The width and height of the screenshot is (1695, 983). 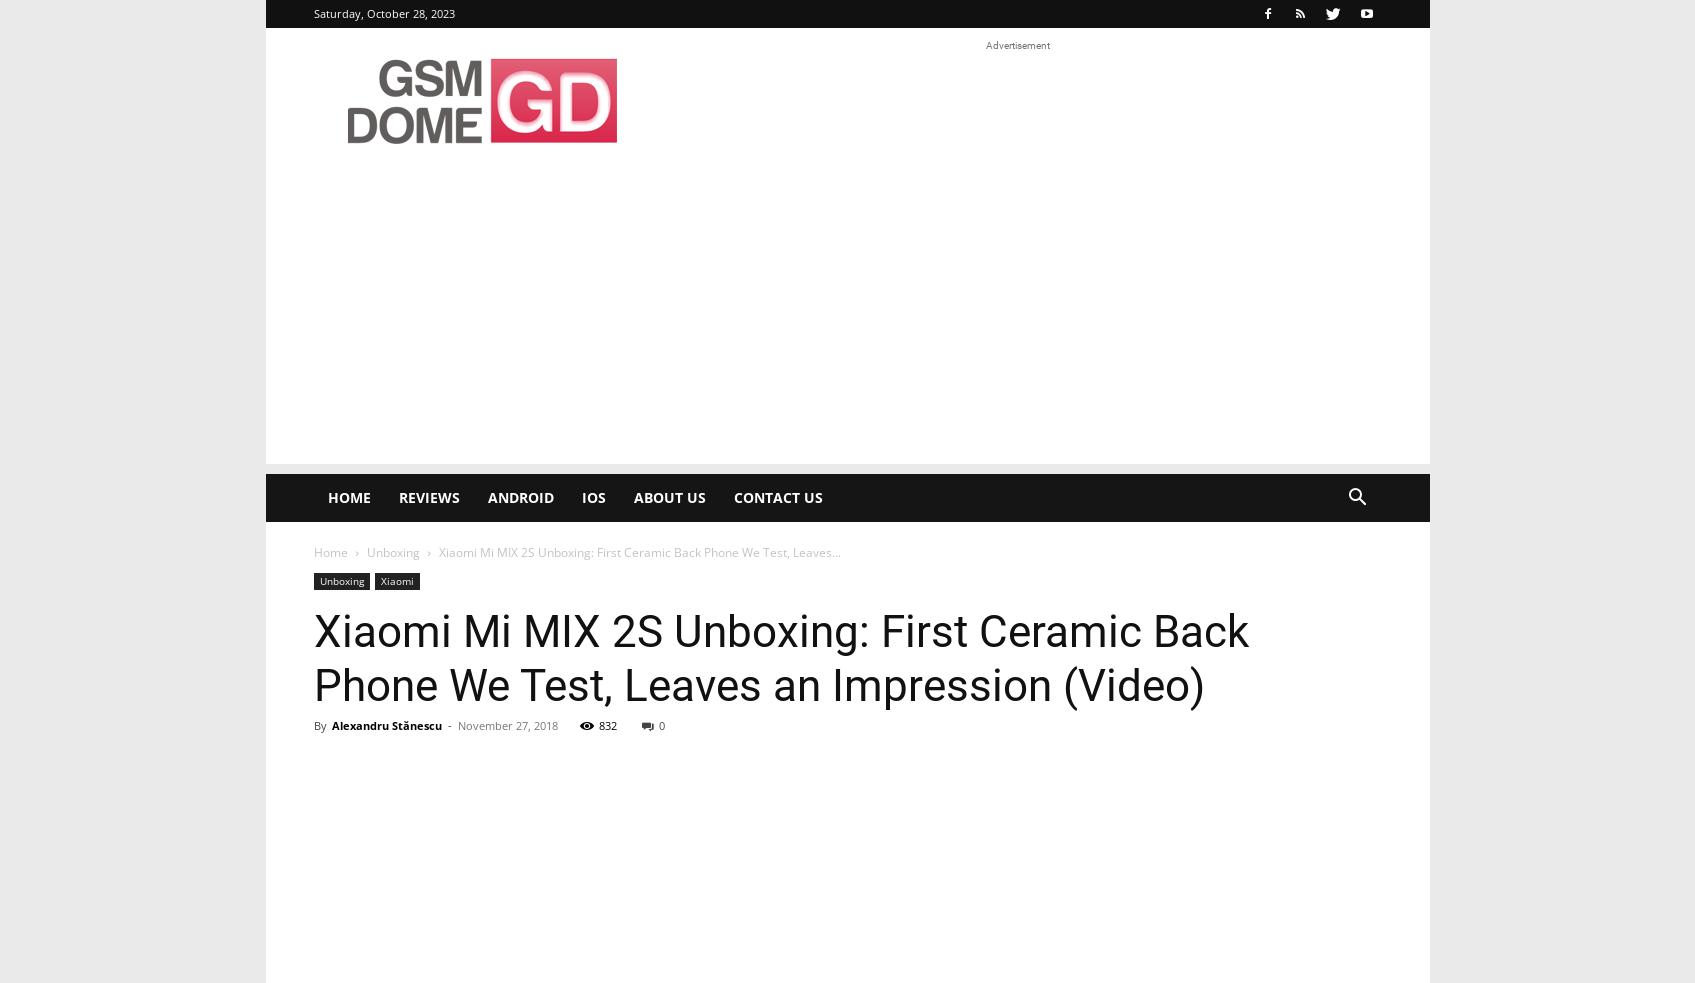 What do you see at coordinates (456, 724) in the screenshot?
I see `'November 27, 2018'` at bounding box center [456, 724].